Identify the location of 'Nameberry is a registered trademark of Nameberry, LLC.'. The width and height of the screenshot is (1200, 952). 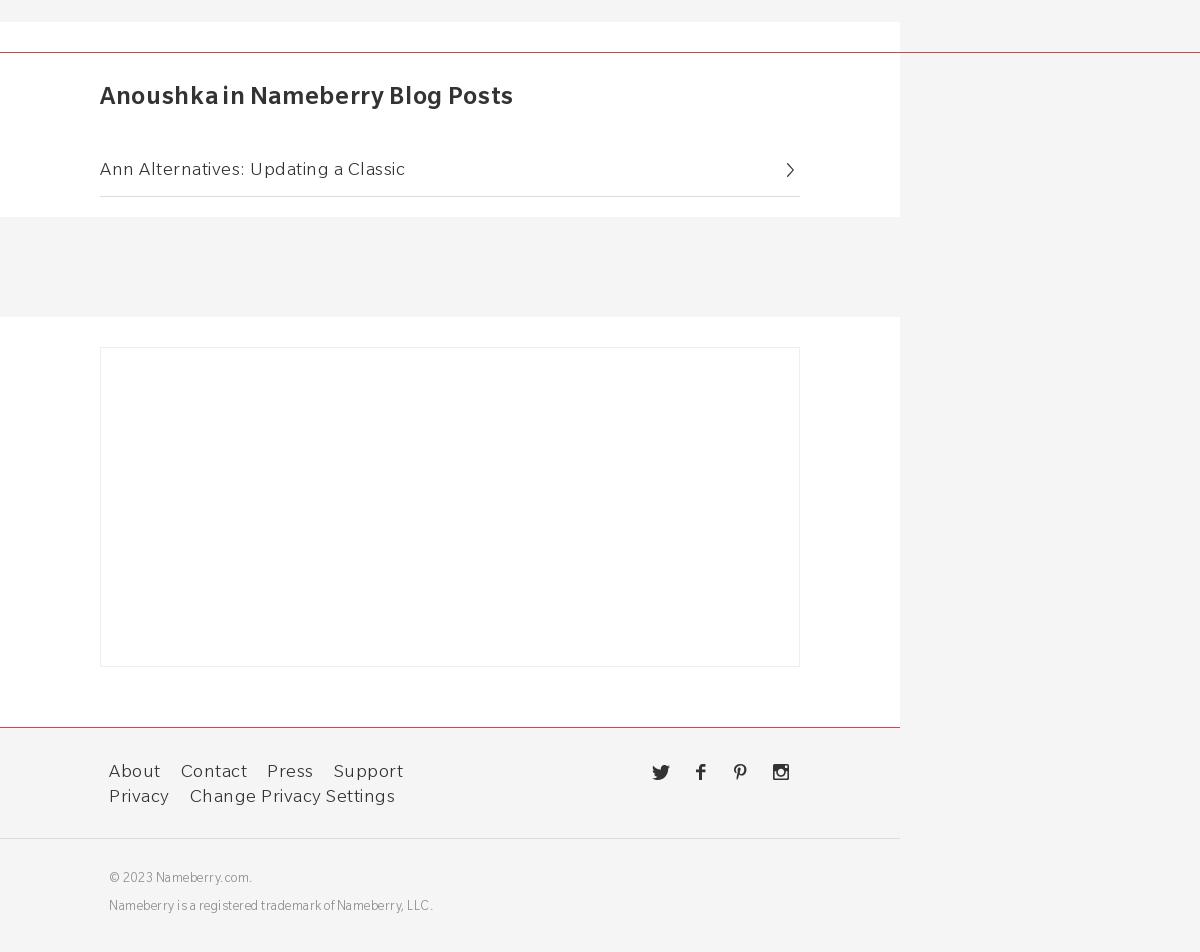
(270, 905).